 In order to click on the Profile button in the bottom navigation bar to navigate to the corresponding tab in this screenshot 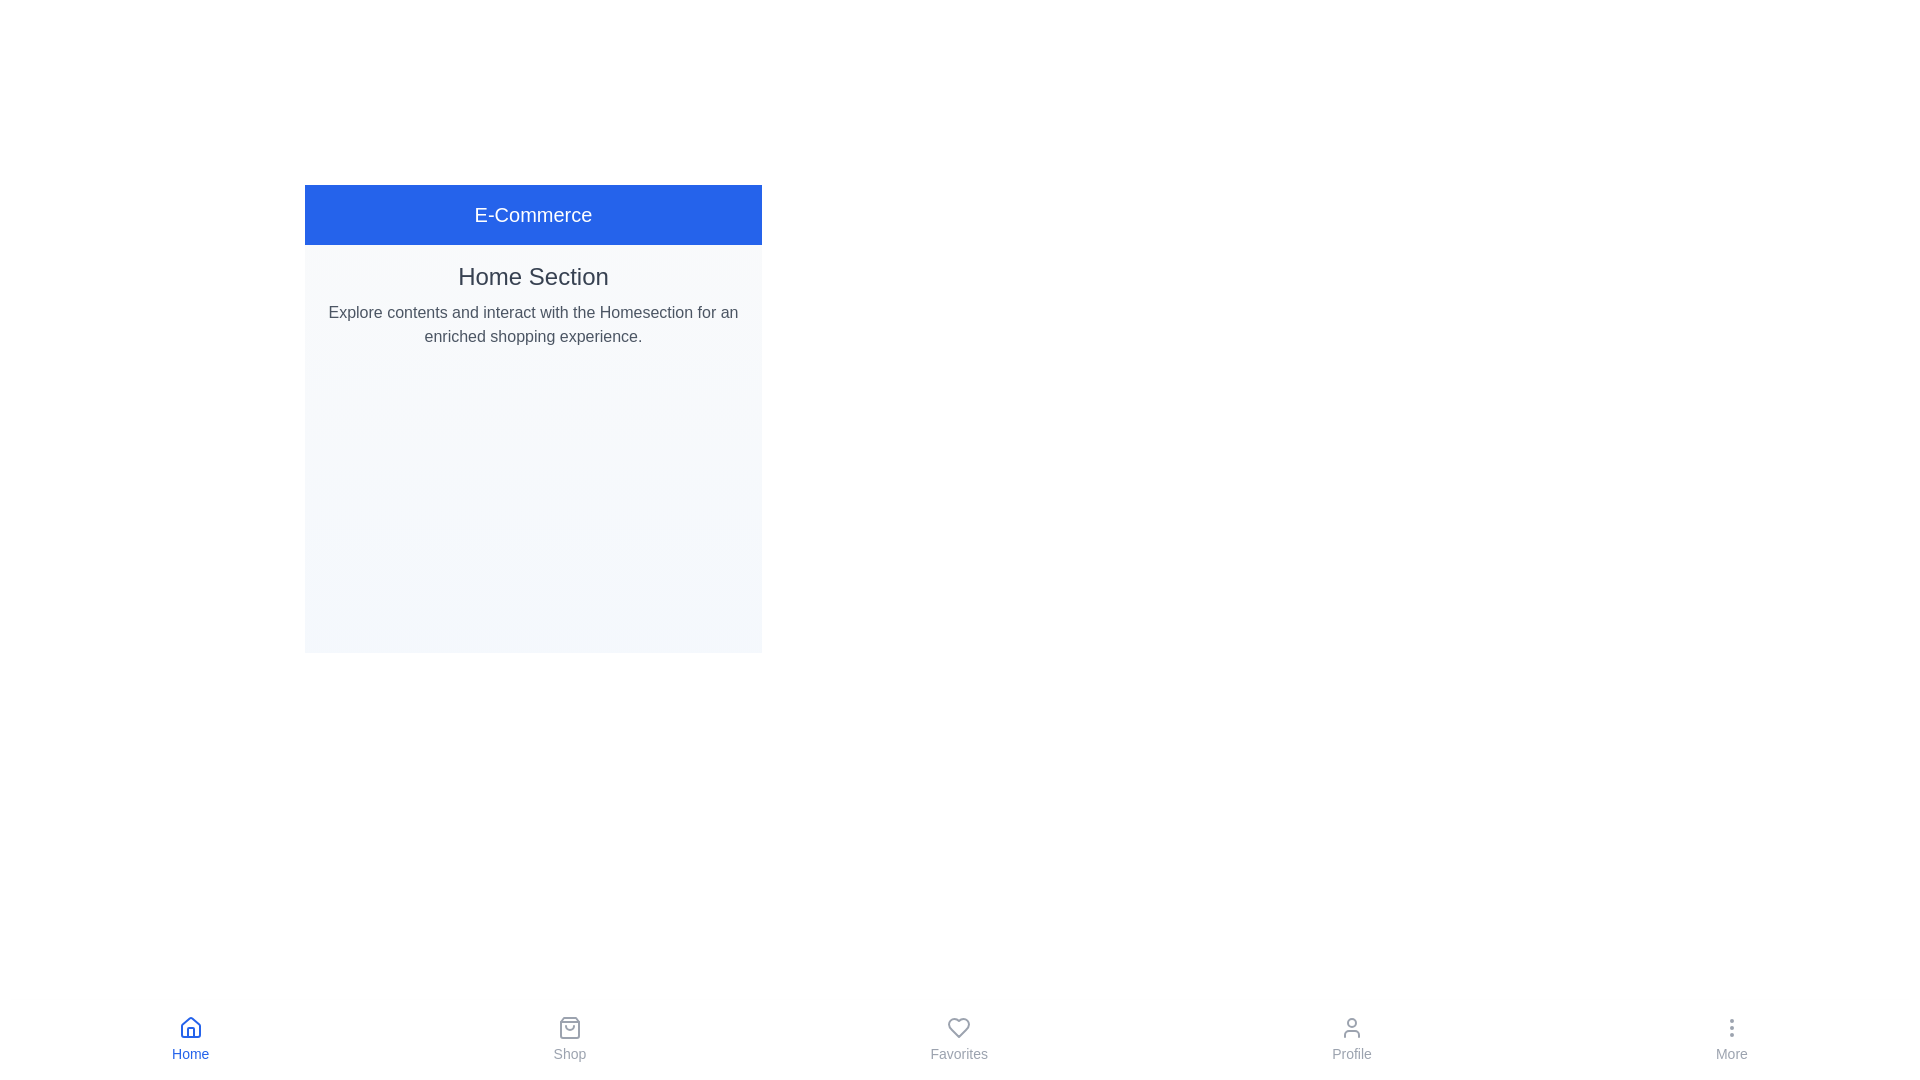, I will do `click(1352, 1039)`.